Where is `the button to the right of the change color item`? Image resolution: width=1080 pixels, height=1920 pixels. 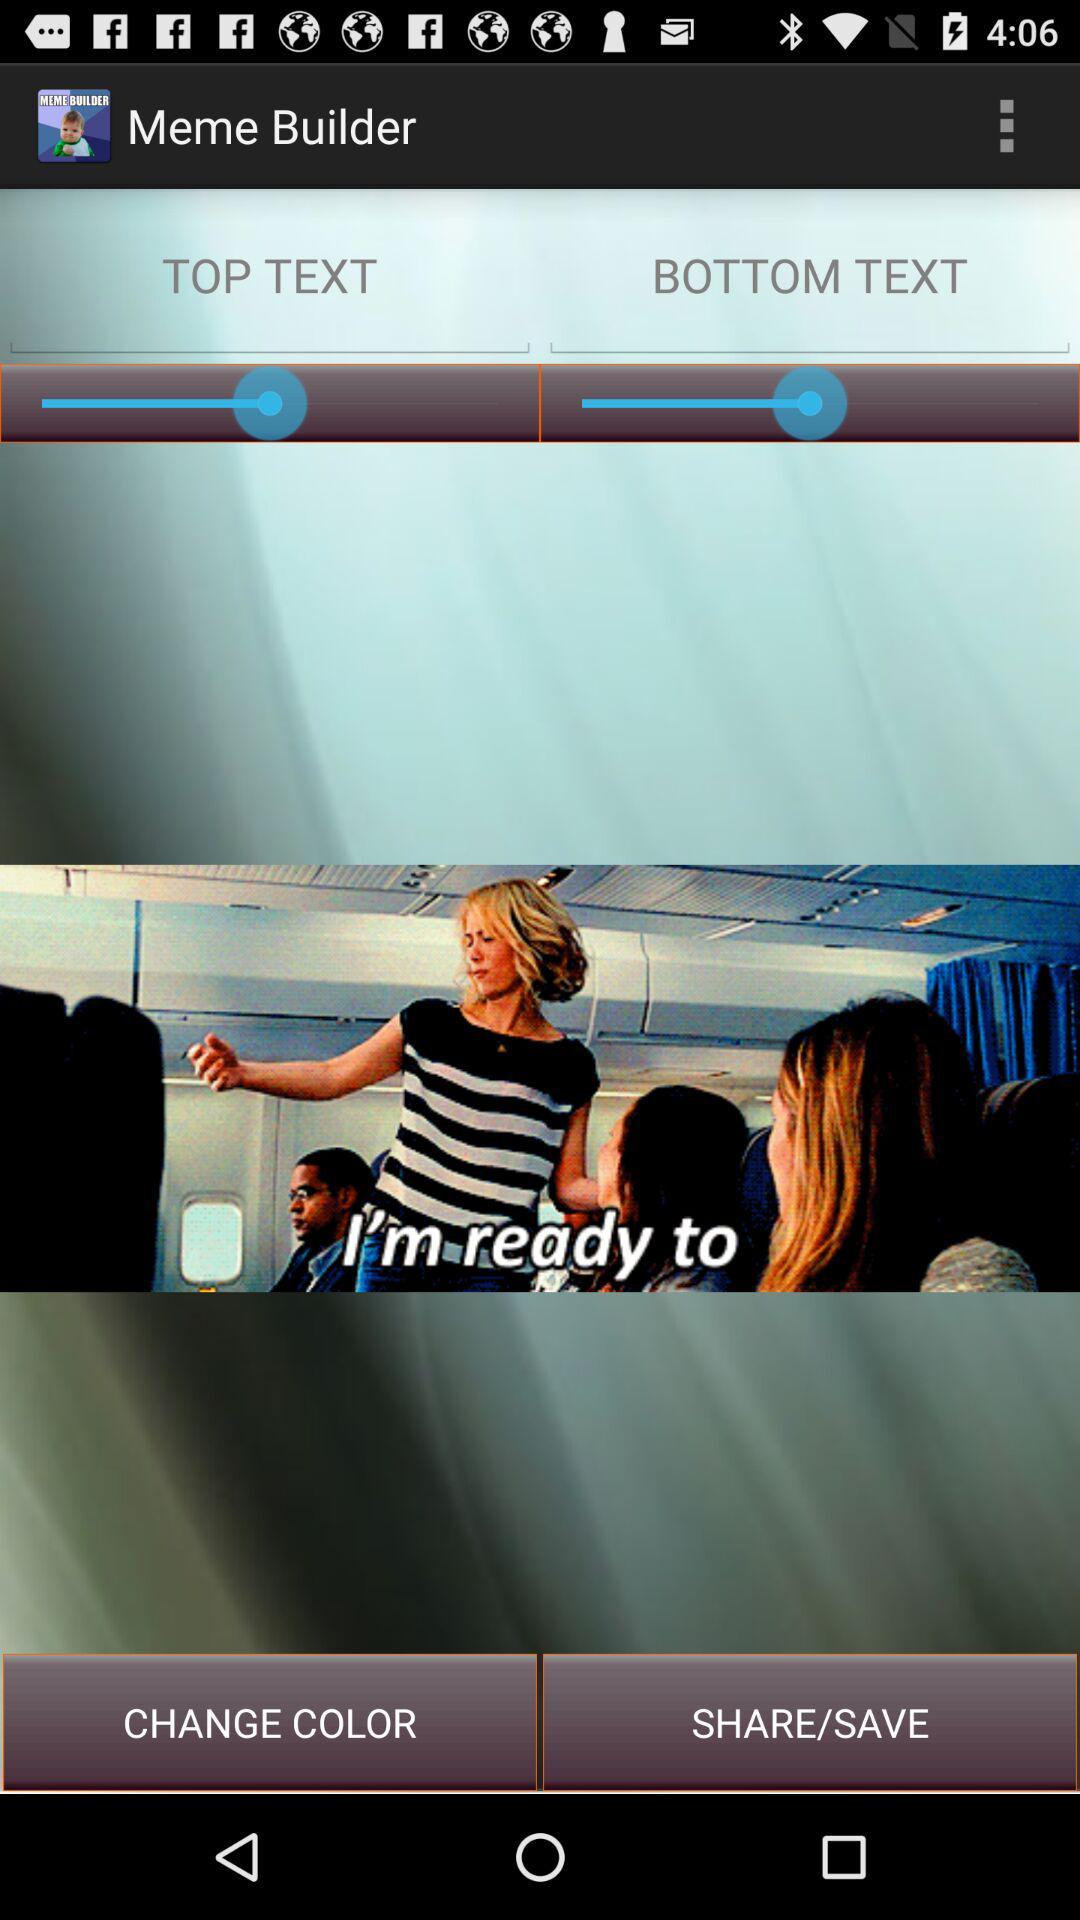
the button to the right of the change color item is located at coordinates (810, 1721).